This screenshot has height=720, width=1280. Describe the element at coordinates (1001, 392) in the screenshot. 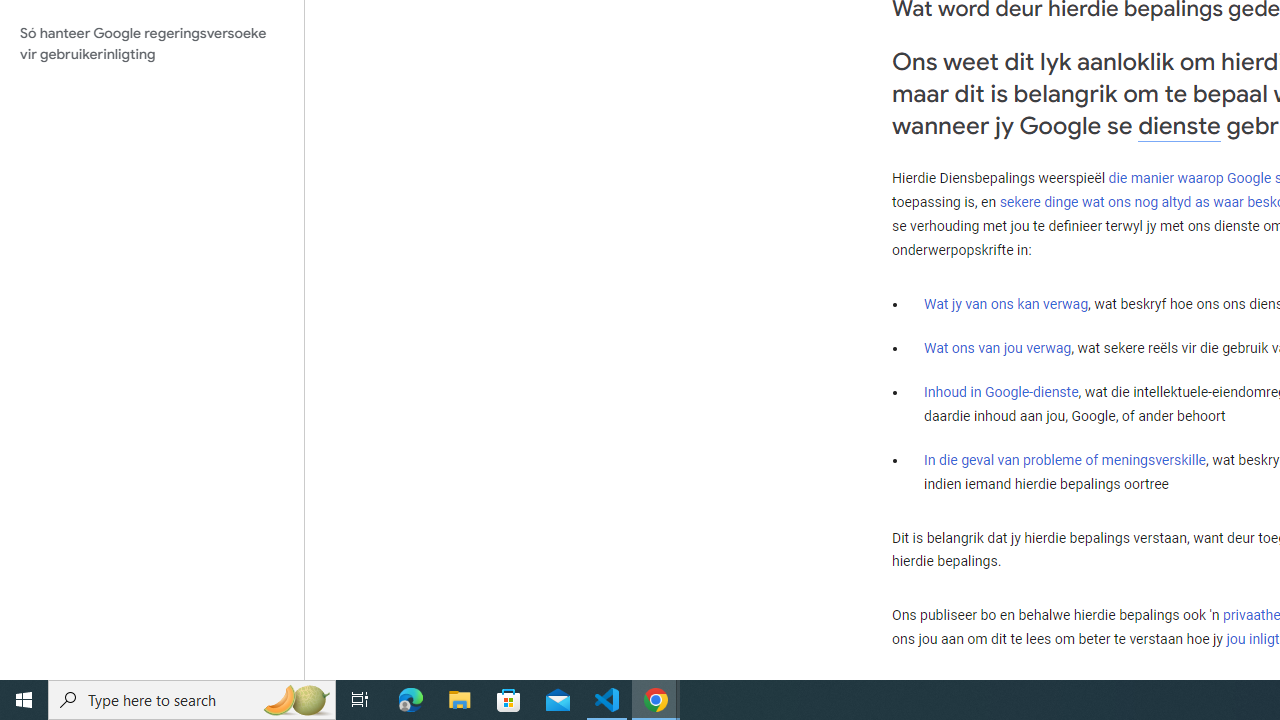

I see `'Inhoud in Google-dienste'` at that location.